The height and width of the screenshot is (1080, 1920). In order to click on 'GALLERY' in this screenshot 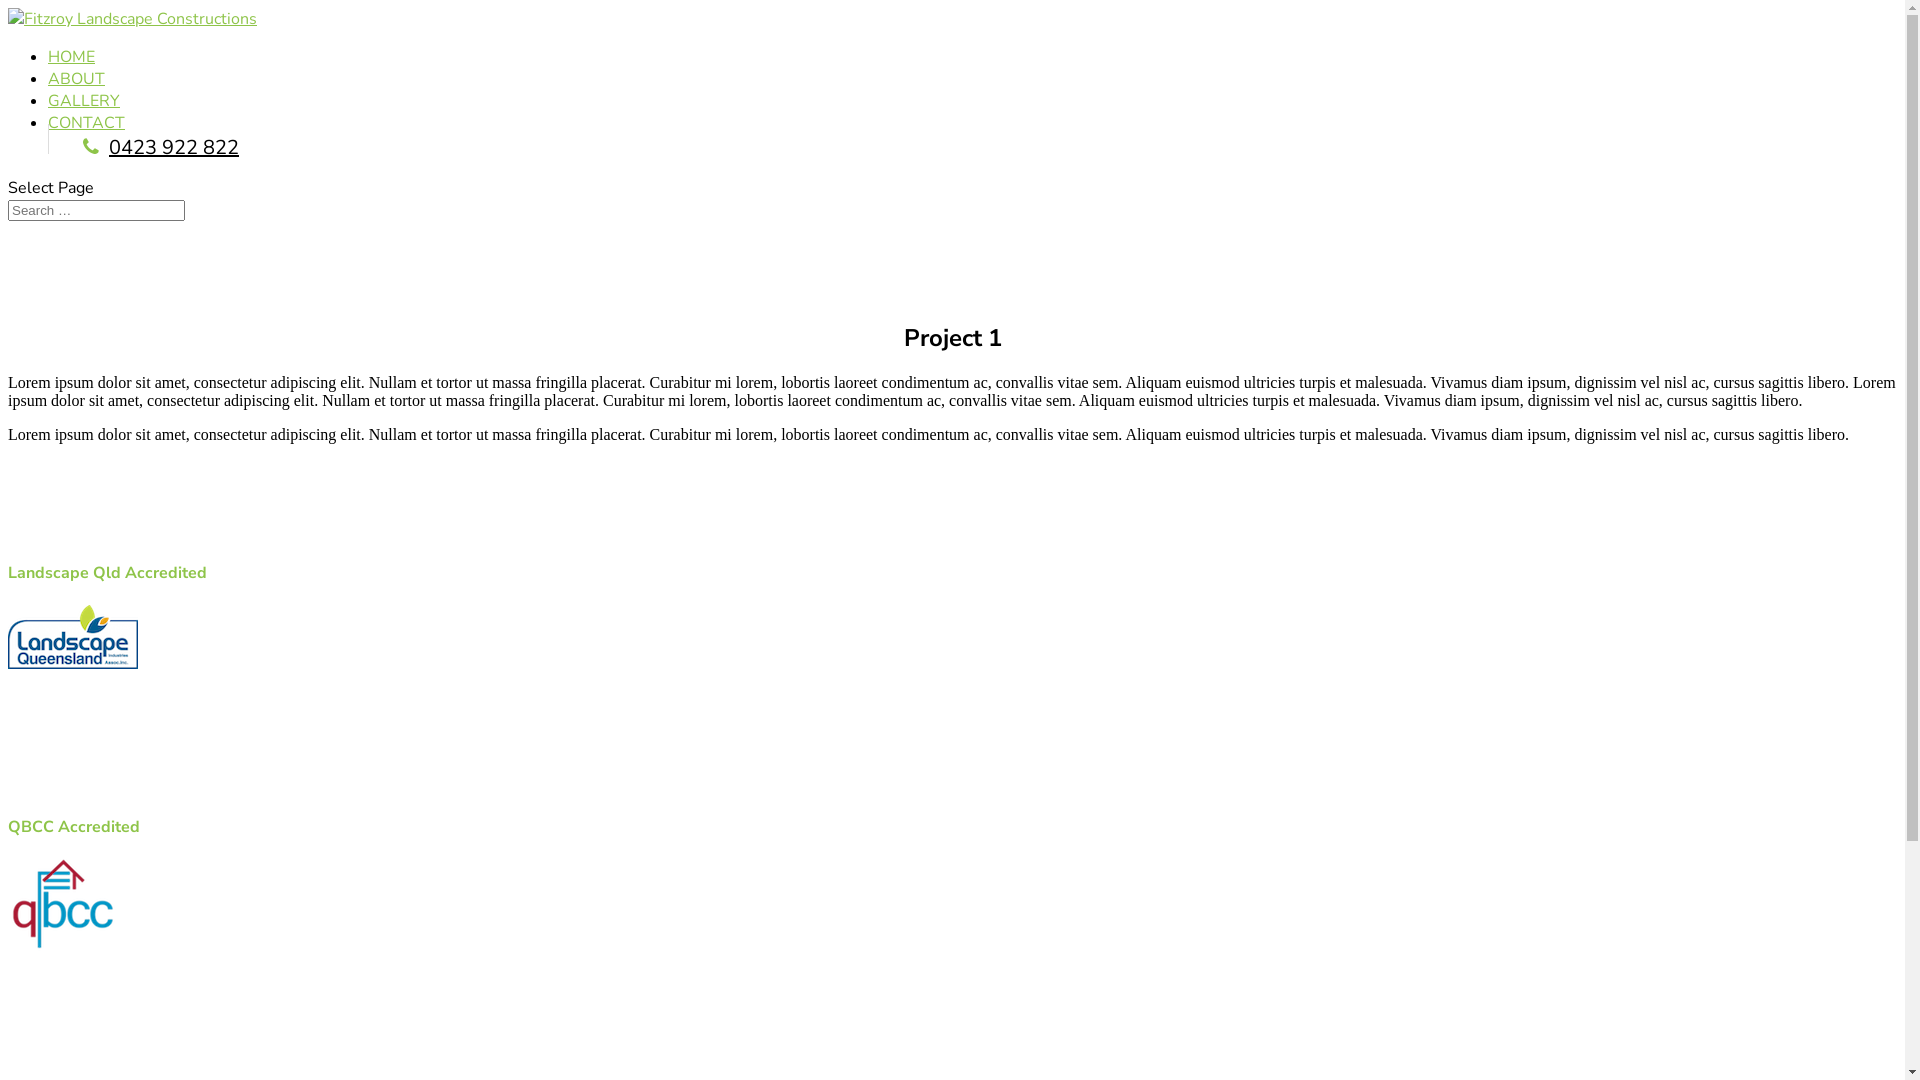, I will do `click(48, 100)`.